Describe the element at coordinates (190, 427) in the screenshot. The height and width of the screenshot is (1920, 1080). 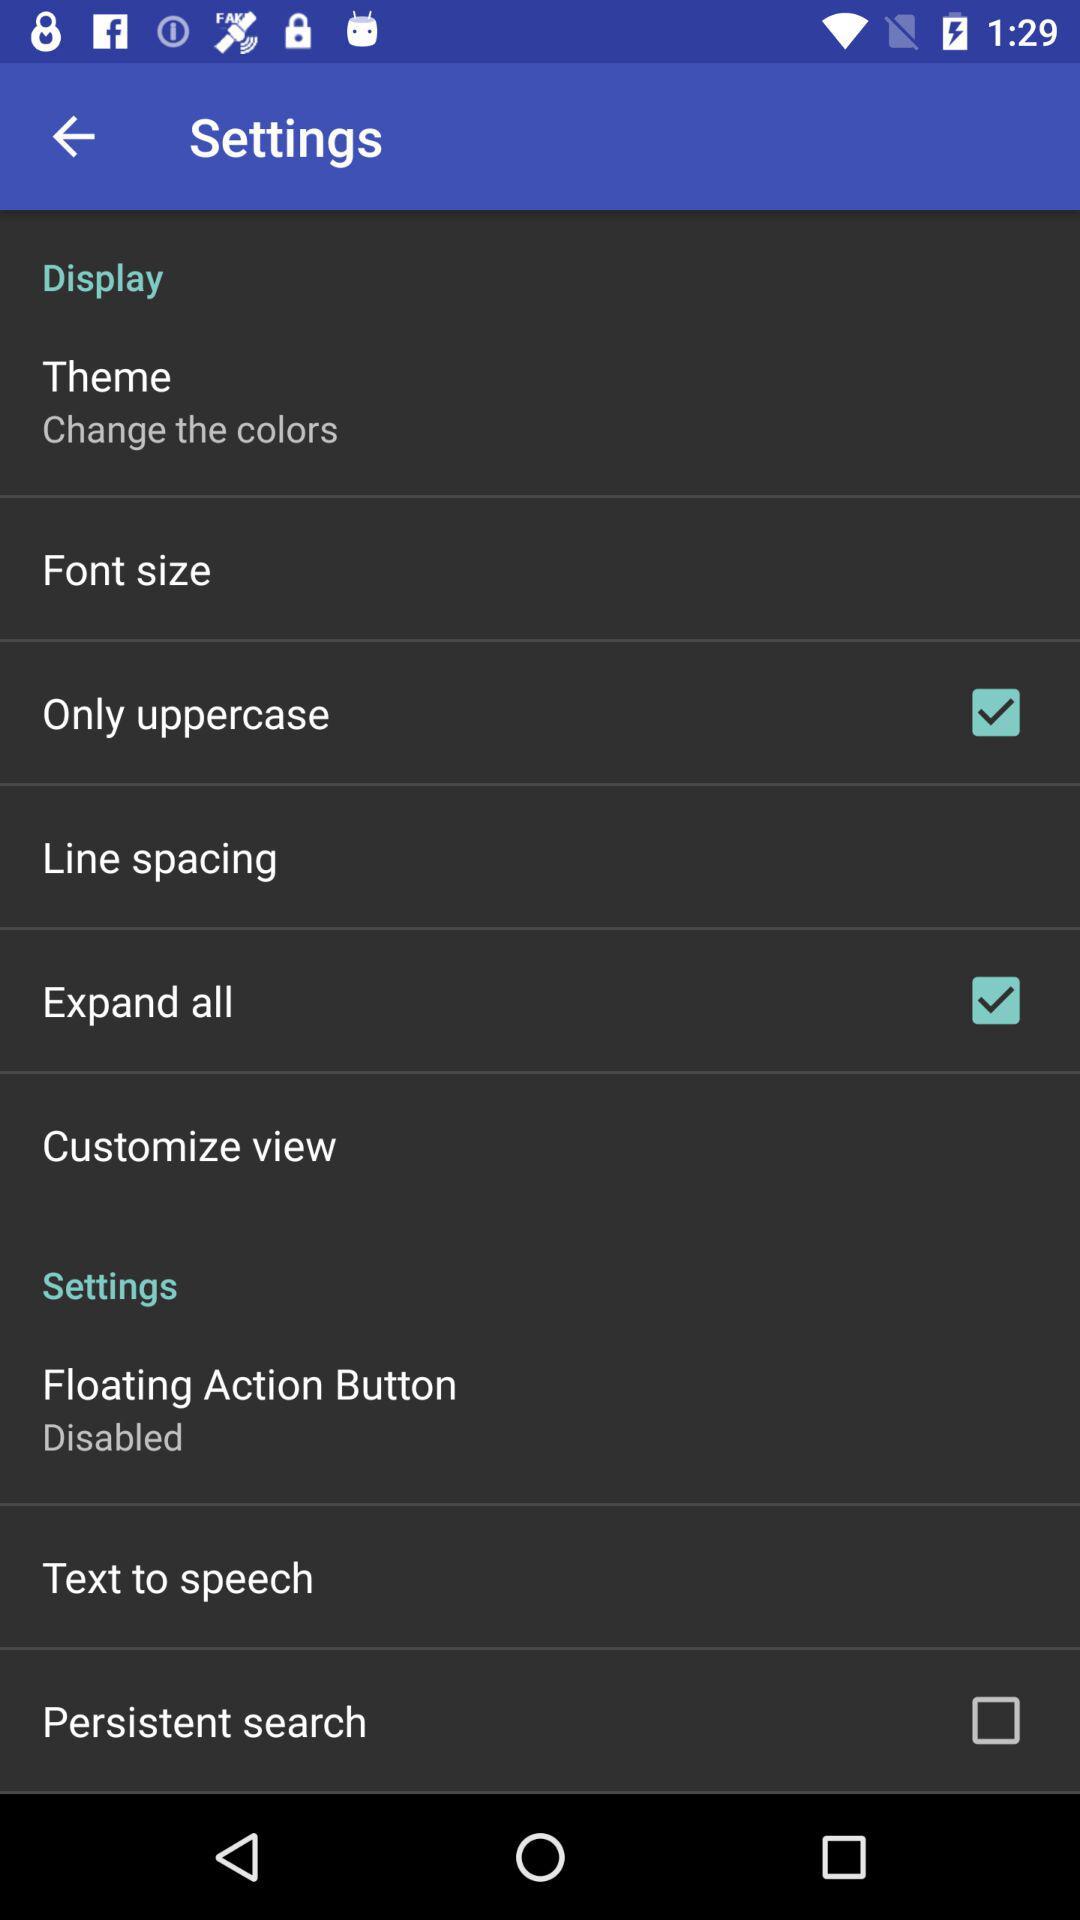
I see `the change the colors item` at that location.